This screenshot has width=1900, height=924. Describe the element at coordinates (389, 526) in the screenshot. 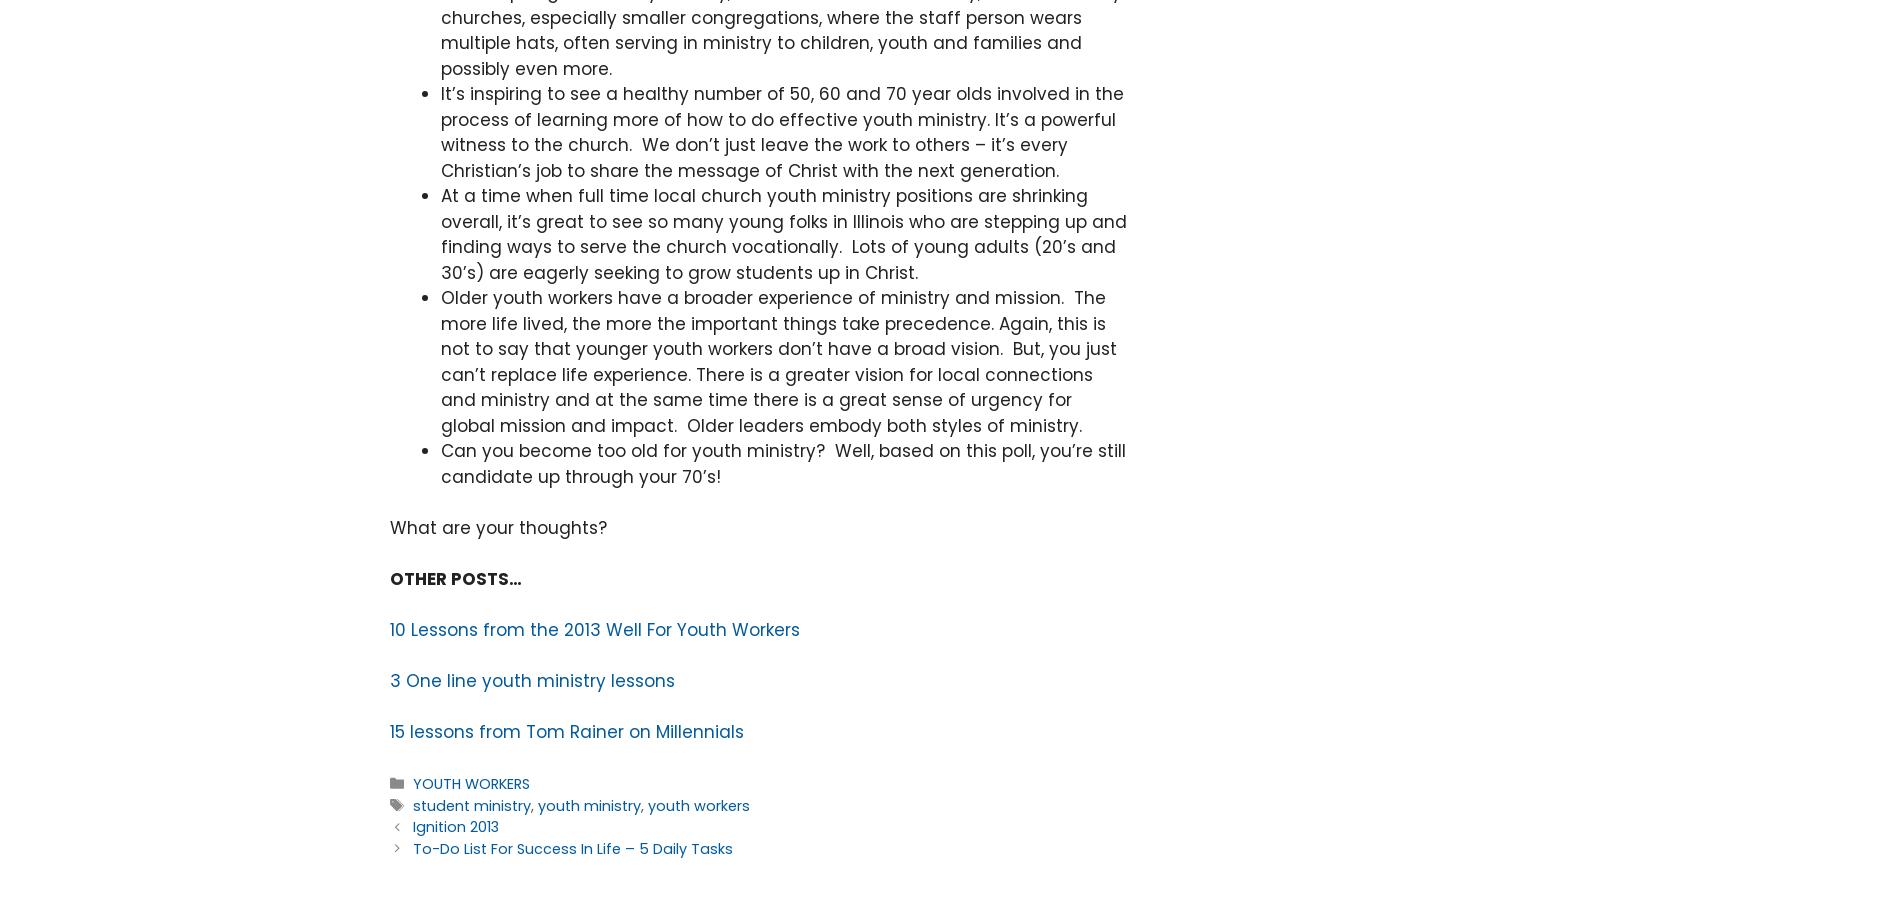

I see `'What are your thoughts?'` at that location.